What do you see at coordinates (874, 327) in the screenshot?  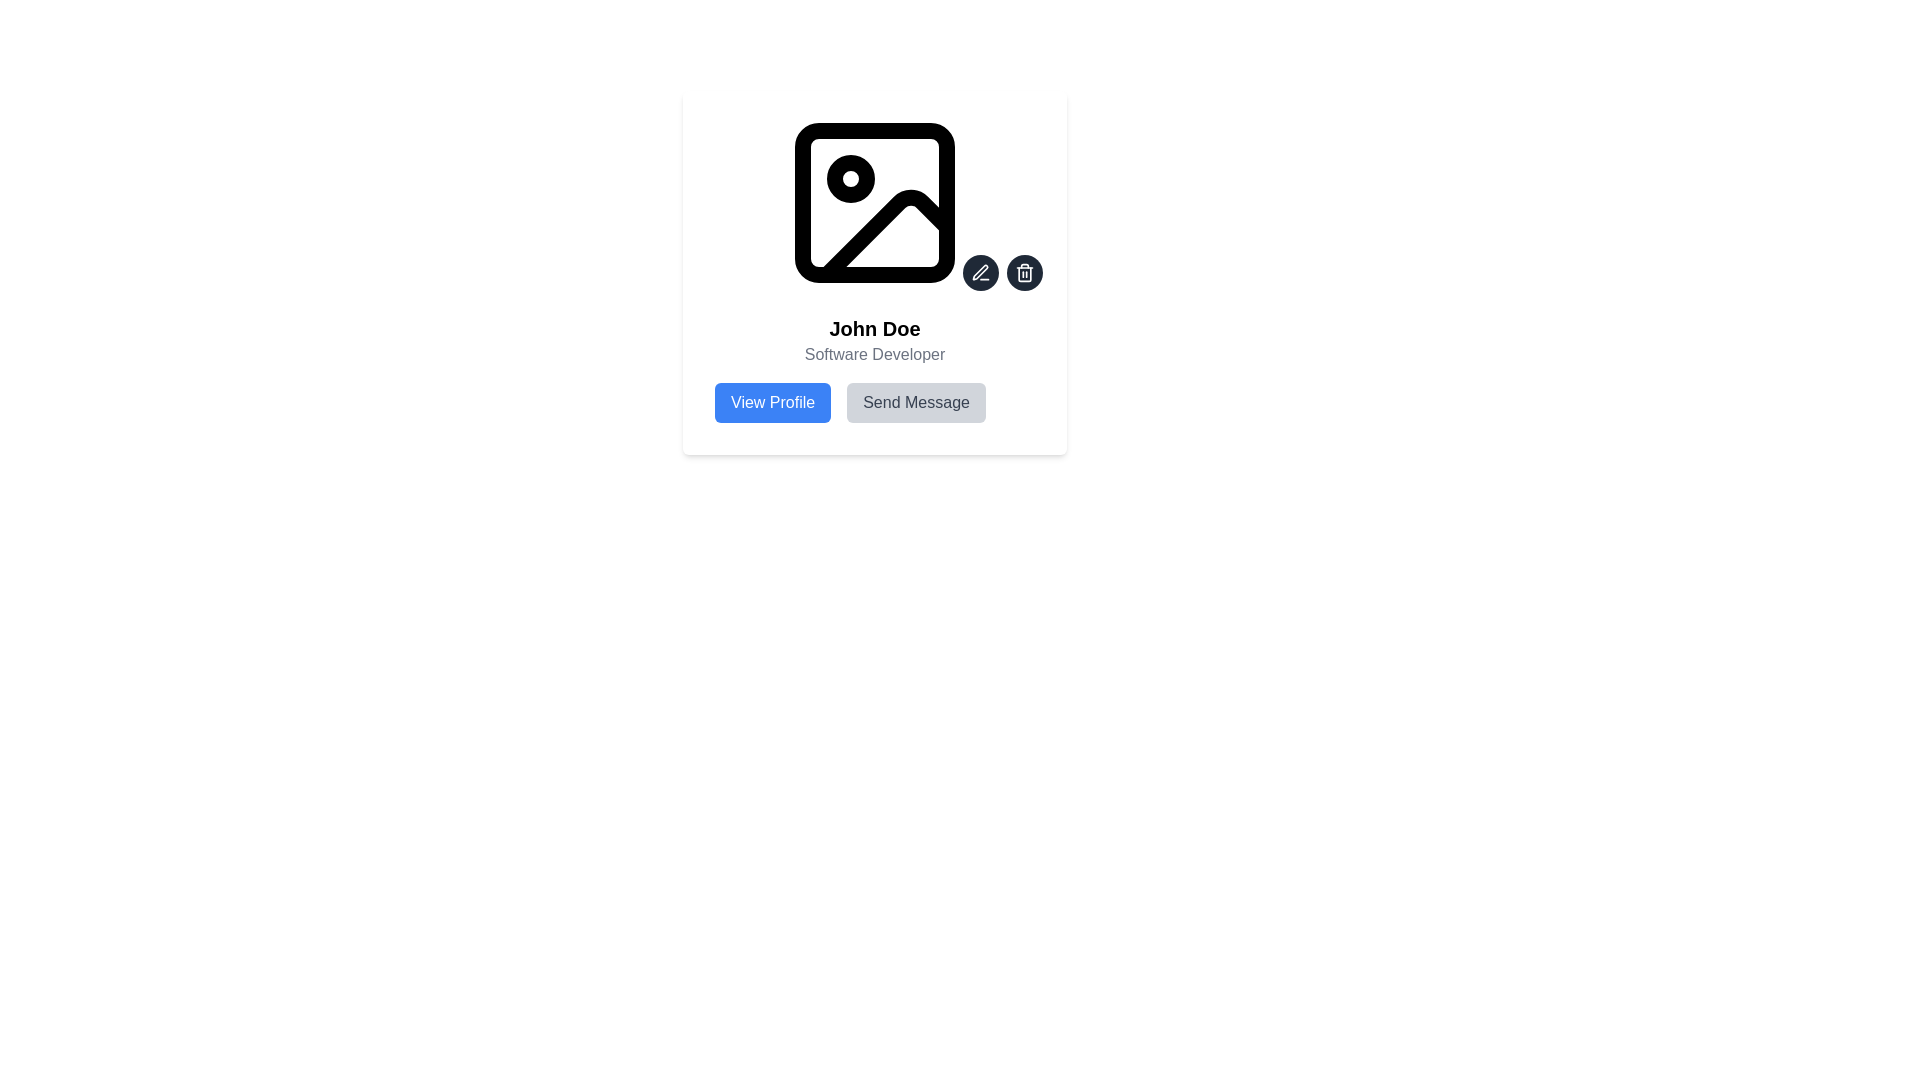 I see `the text label displaying 'John Doe' in bold, which is centrally positioned in the profile card interface, above the 'Software Developer' text` at bounding box center [874, 327].